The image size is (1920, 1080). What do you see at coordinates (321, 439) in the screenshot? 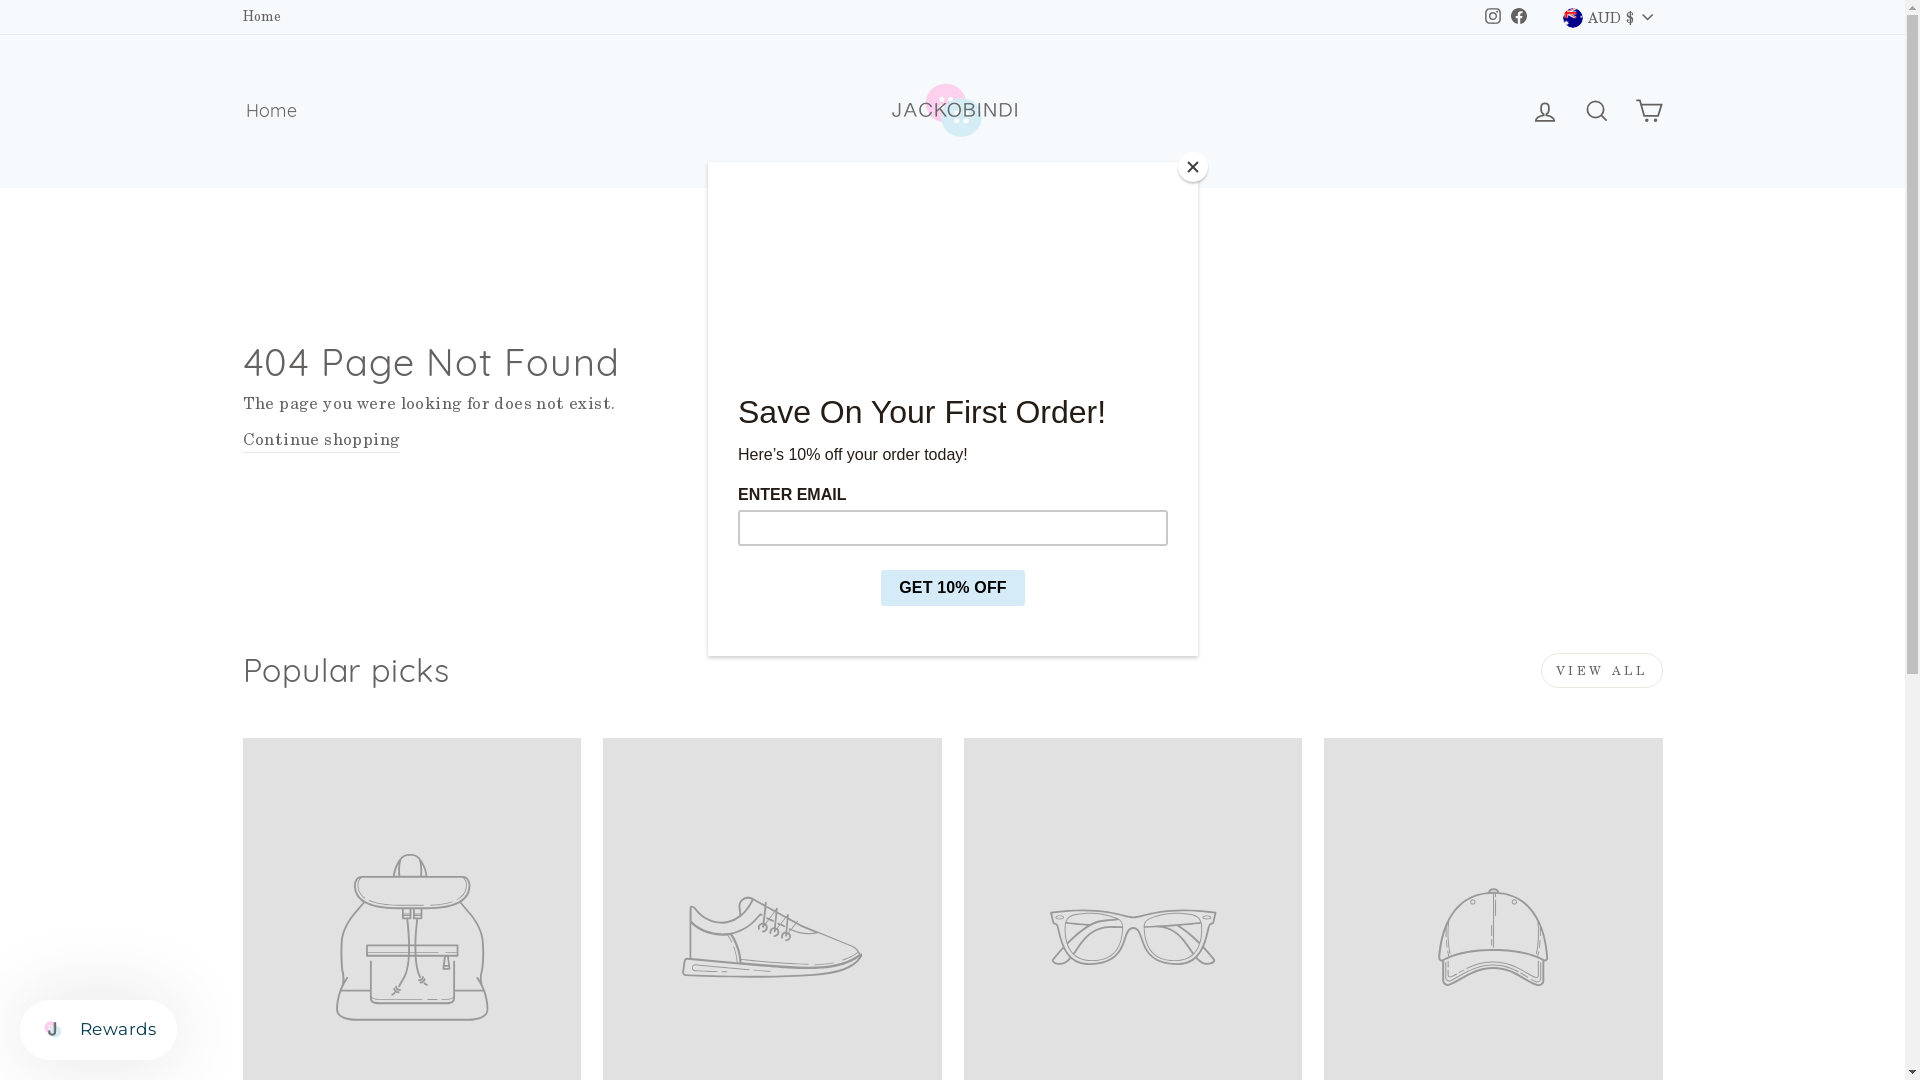
I see `'Continue shopping'` at bounding box center [321, 439].